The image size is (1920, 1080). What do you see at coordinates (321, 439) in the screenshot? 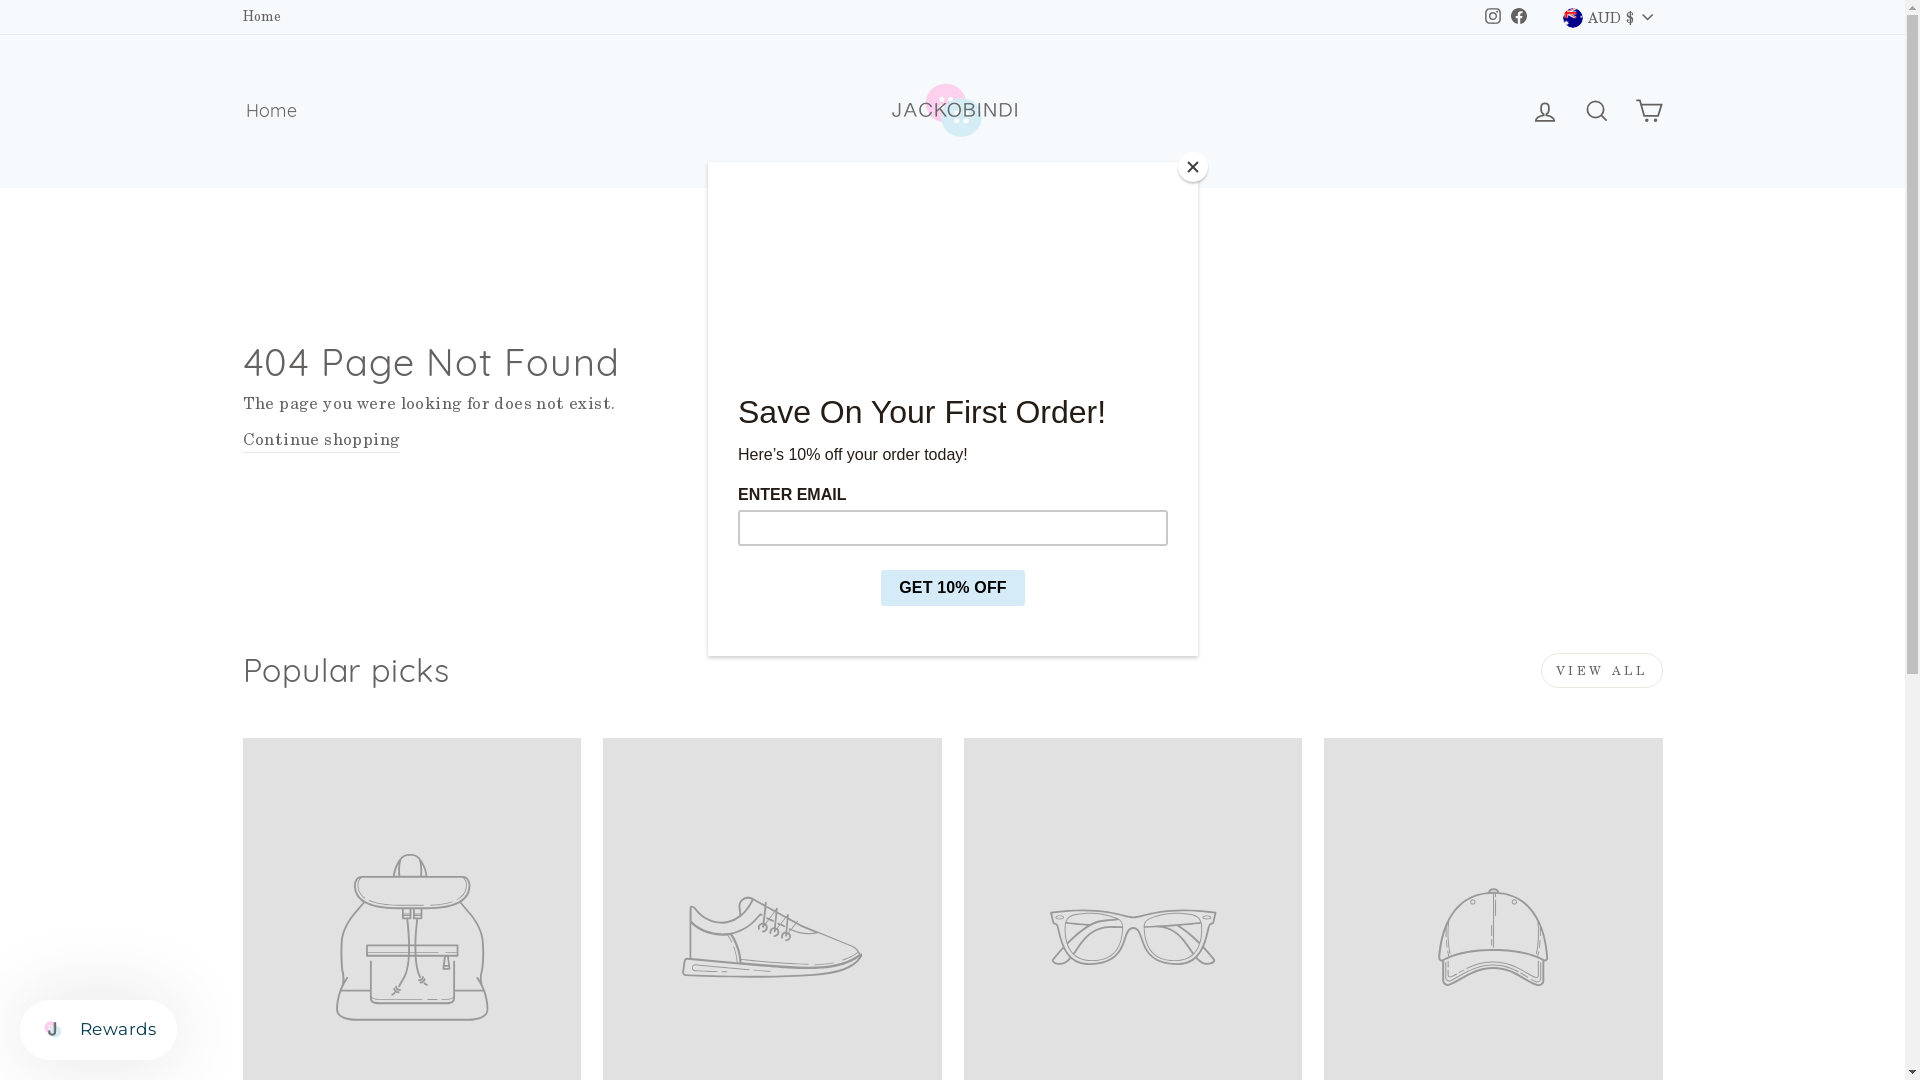
I see `'Continue shopping'` at bounding box center [321, 439].